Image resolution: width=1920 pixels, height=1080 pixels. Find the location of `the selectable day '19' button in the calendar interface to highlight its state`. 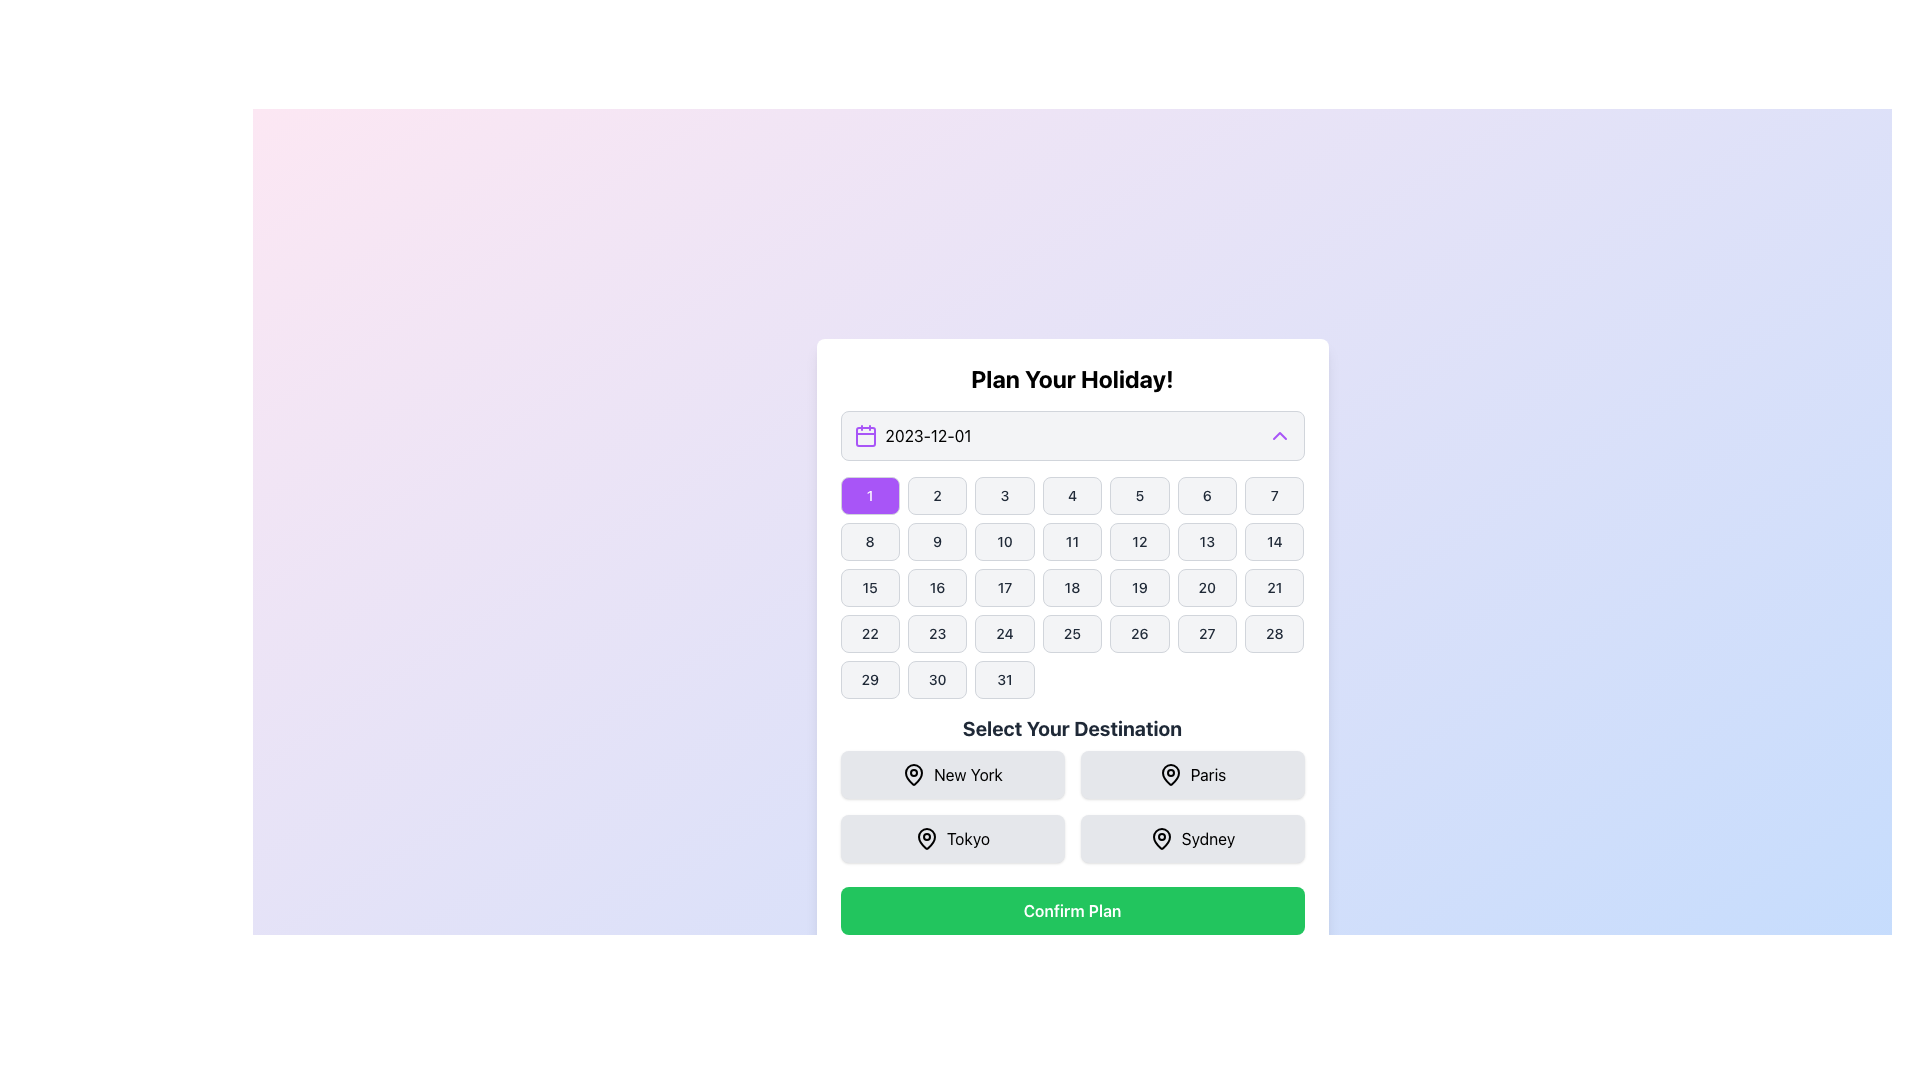

the selectable day '19' button in the calendar interface to highlight its state is located at coordinates (1139, 586).